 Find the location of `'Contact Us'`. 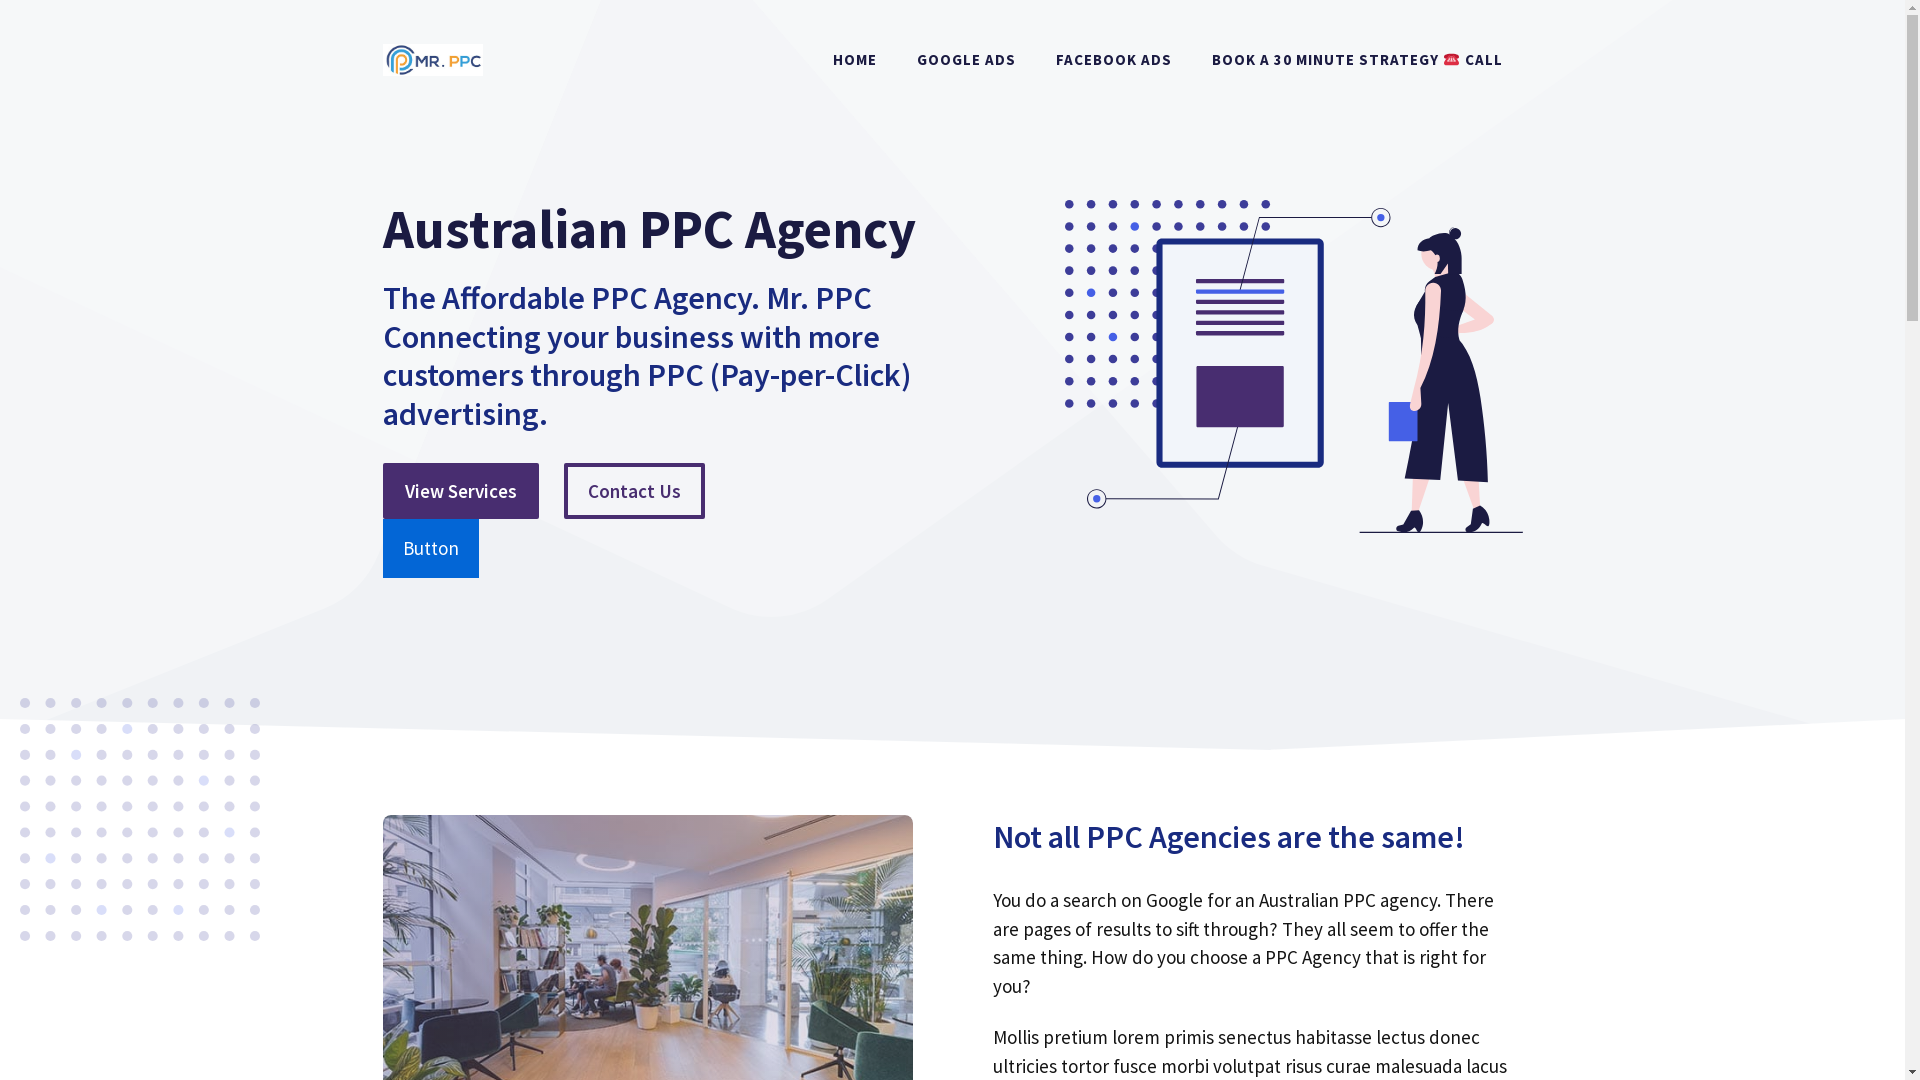

'Contact Us' is located at coordinates (633, 491).